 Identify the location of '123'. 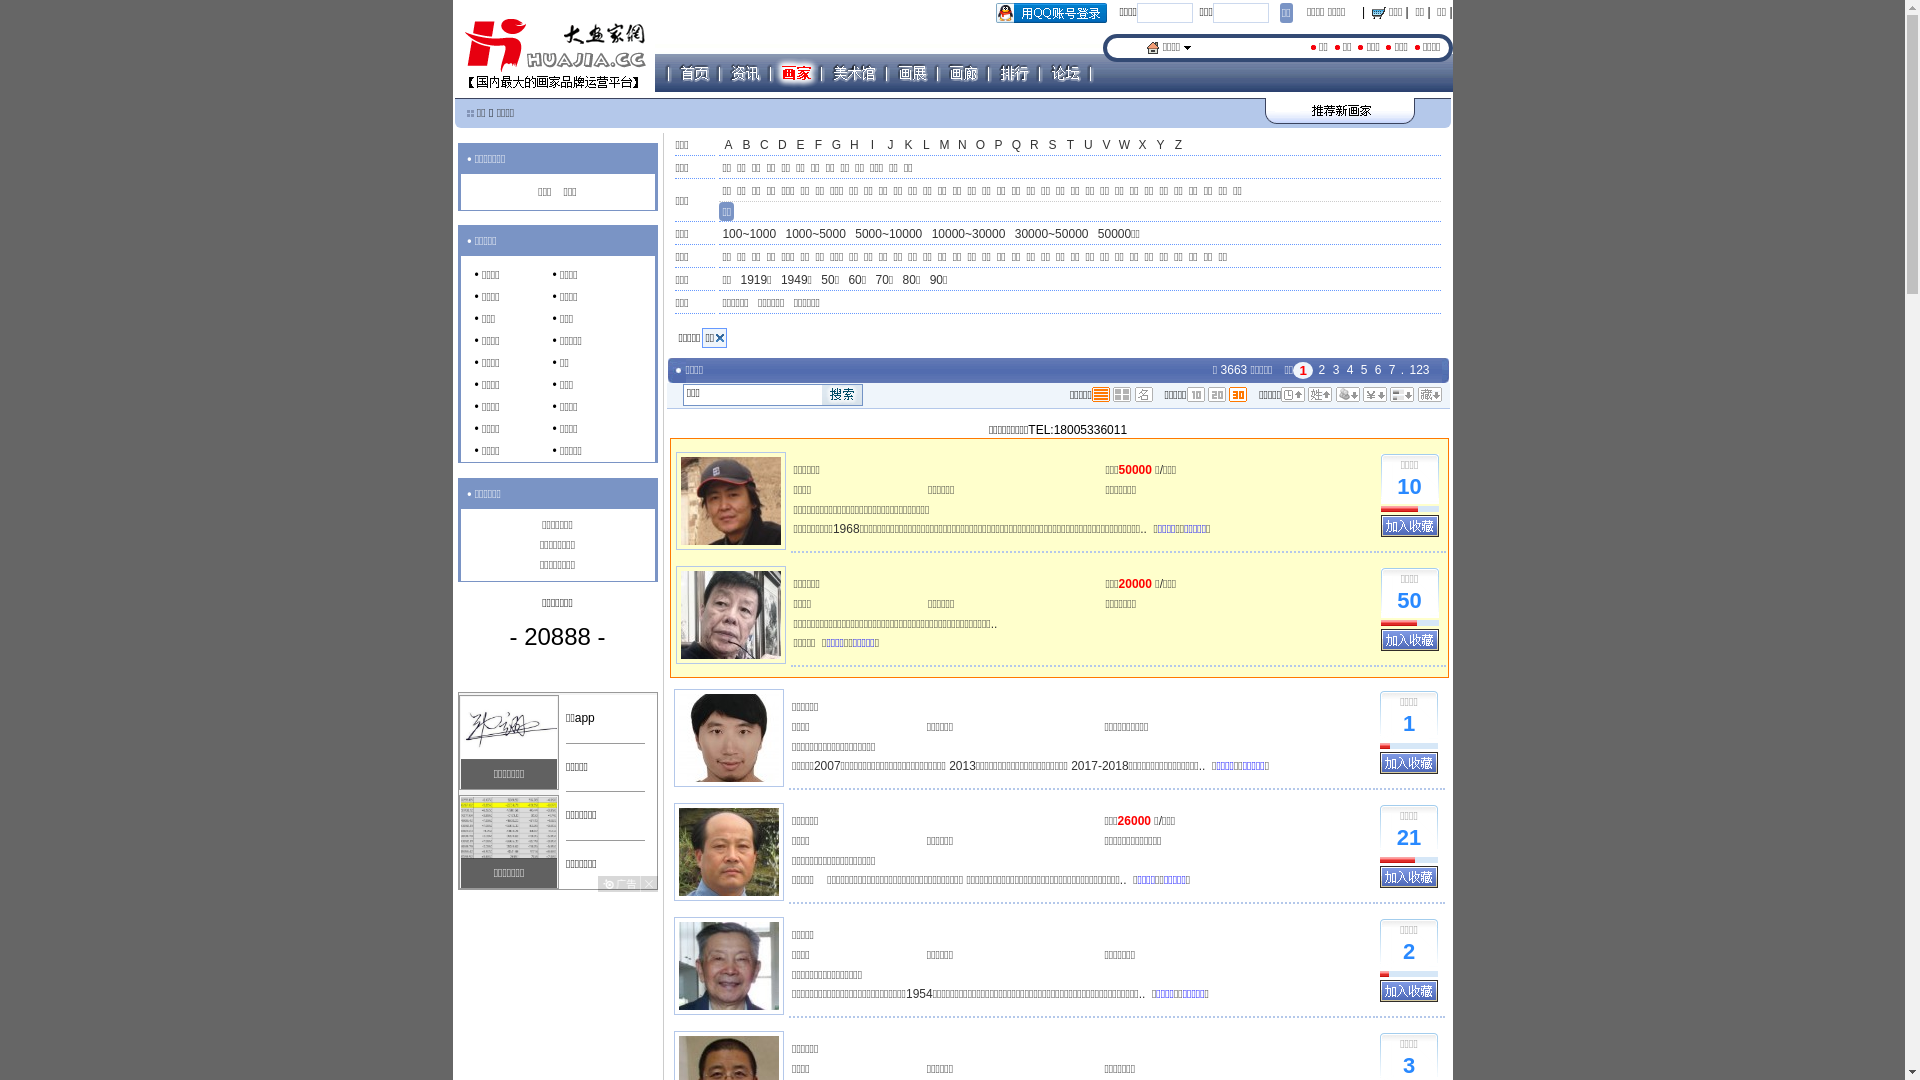
(1405, 370).